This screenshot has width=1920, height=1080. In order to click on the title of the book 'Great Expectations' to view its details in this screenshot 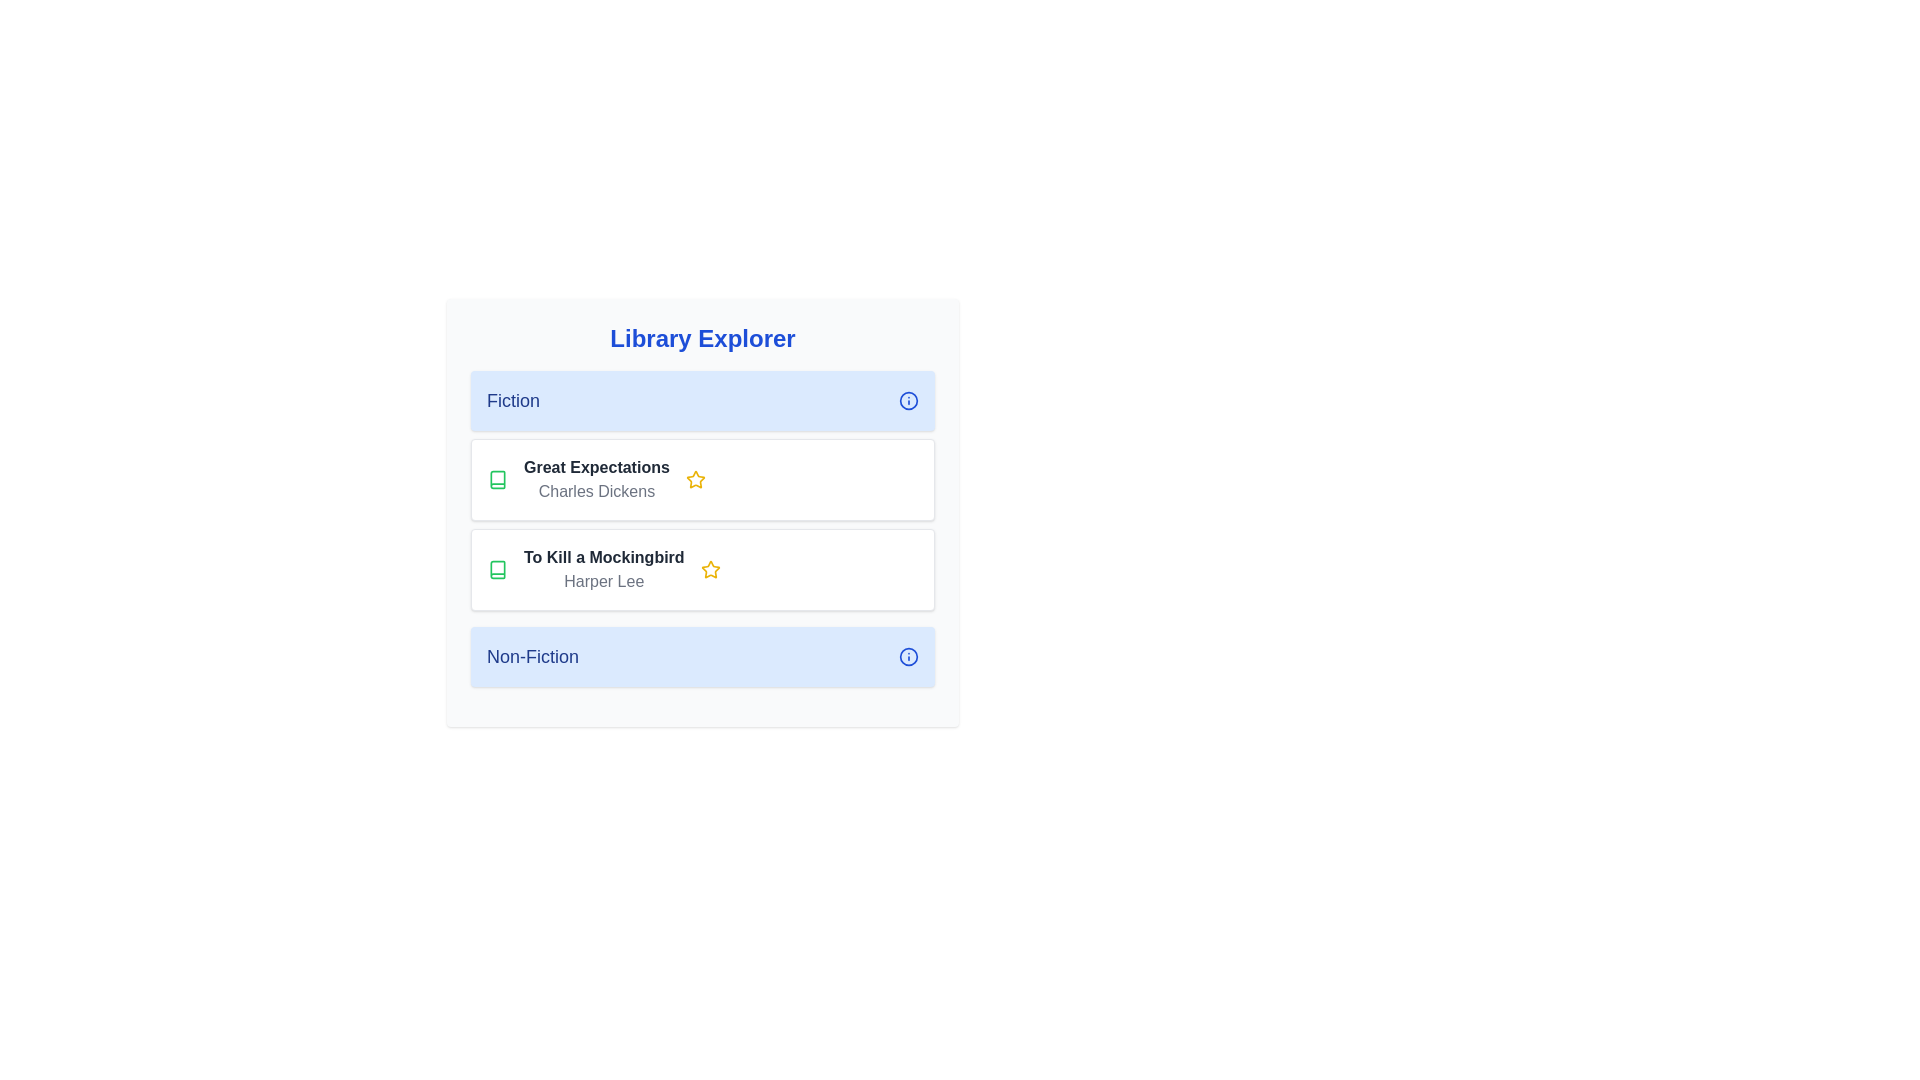, I will do `click(595, 467)`.